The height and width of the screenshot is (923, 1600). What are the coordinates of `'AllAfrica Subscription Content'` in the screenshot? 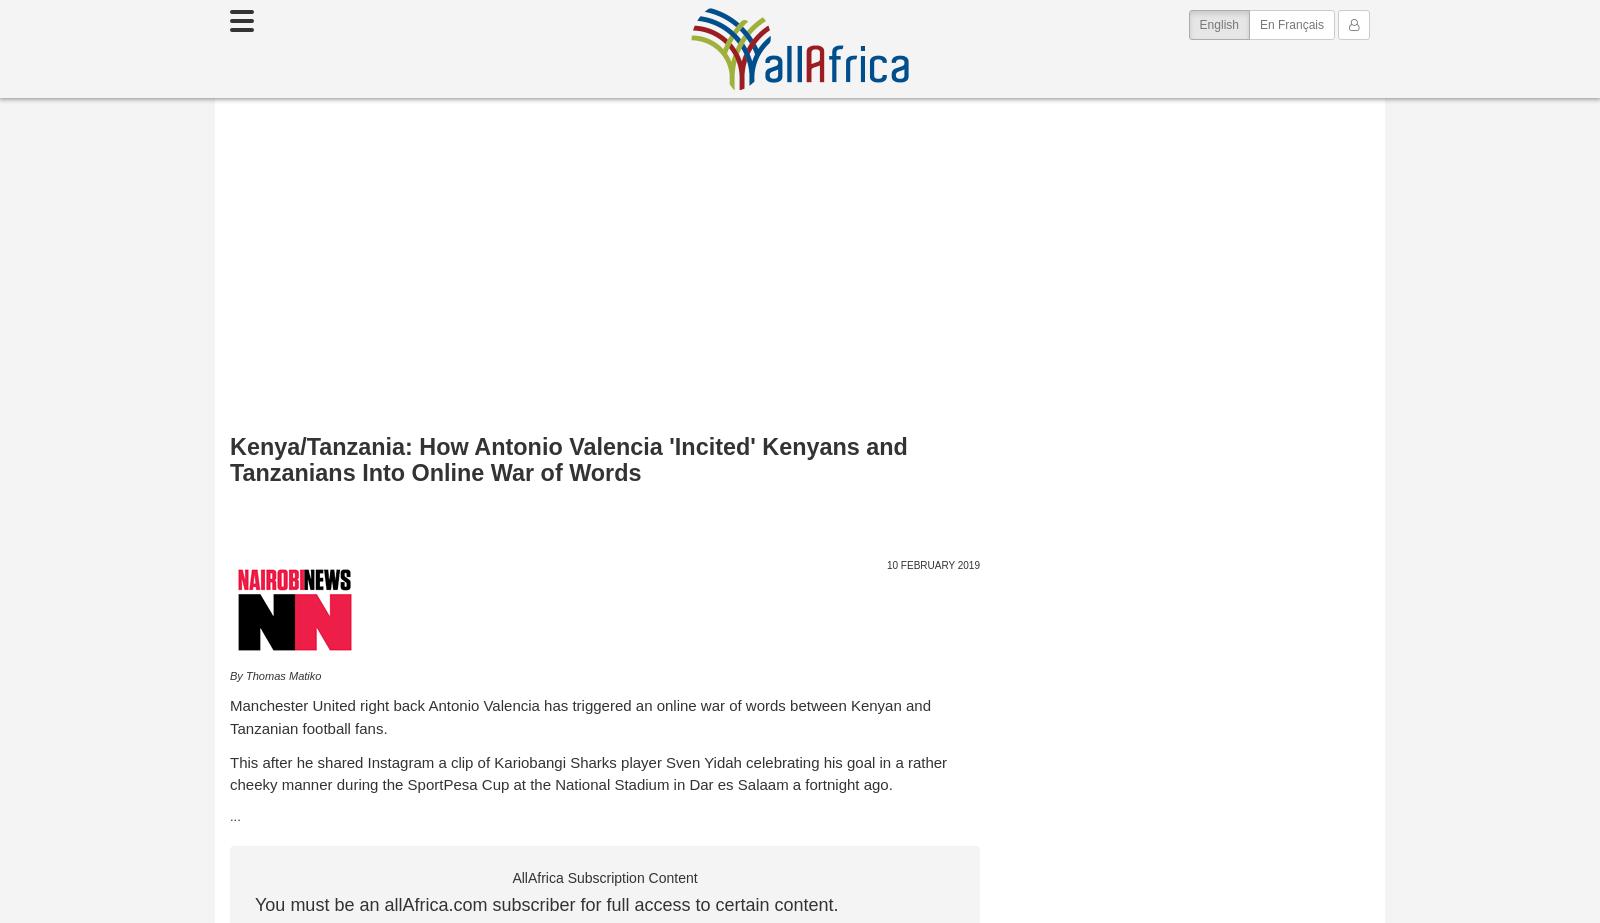 It's located at (511, 876).